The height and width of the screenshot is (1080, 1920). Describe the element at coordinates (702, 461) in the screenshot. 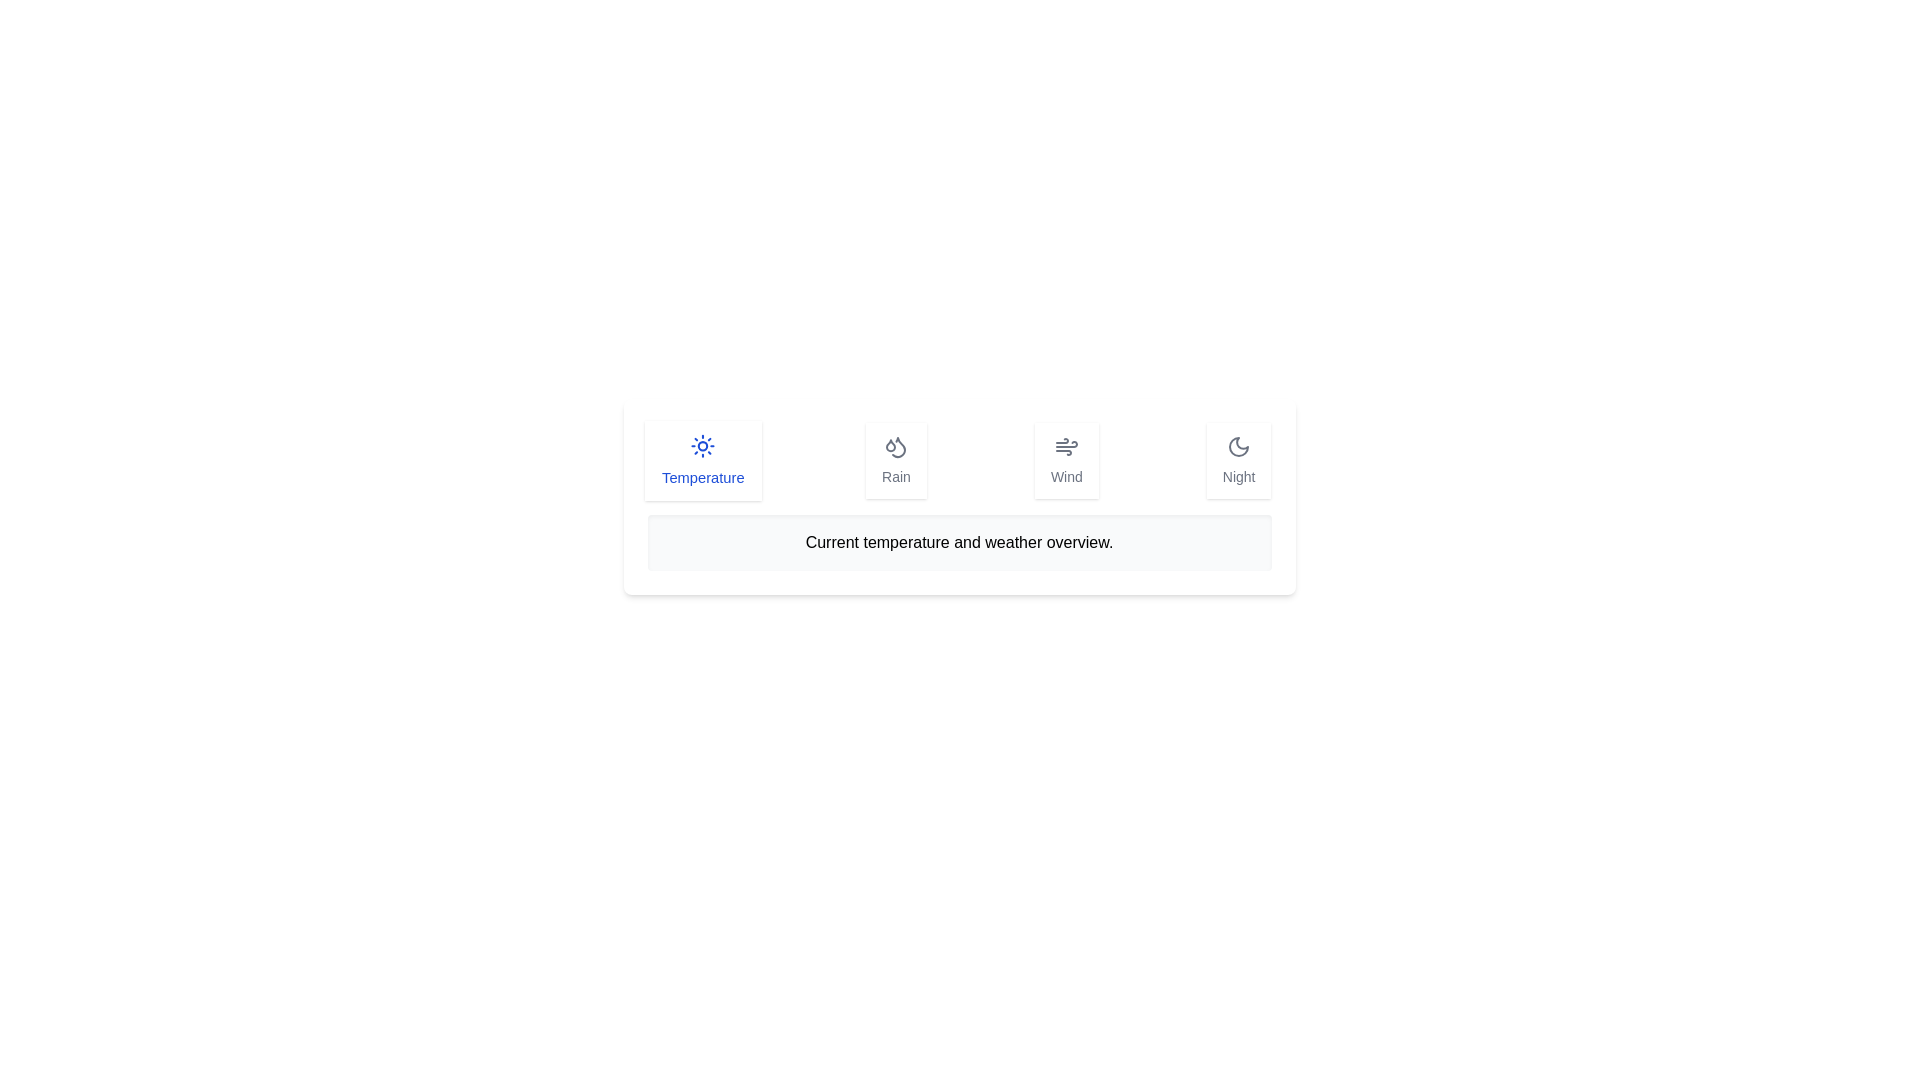

I see `the button labeled 'Temperature' which features a sun icon and blue text` at that location.